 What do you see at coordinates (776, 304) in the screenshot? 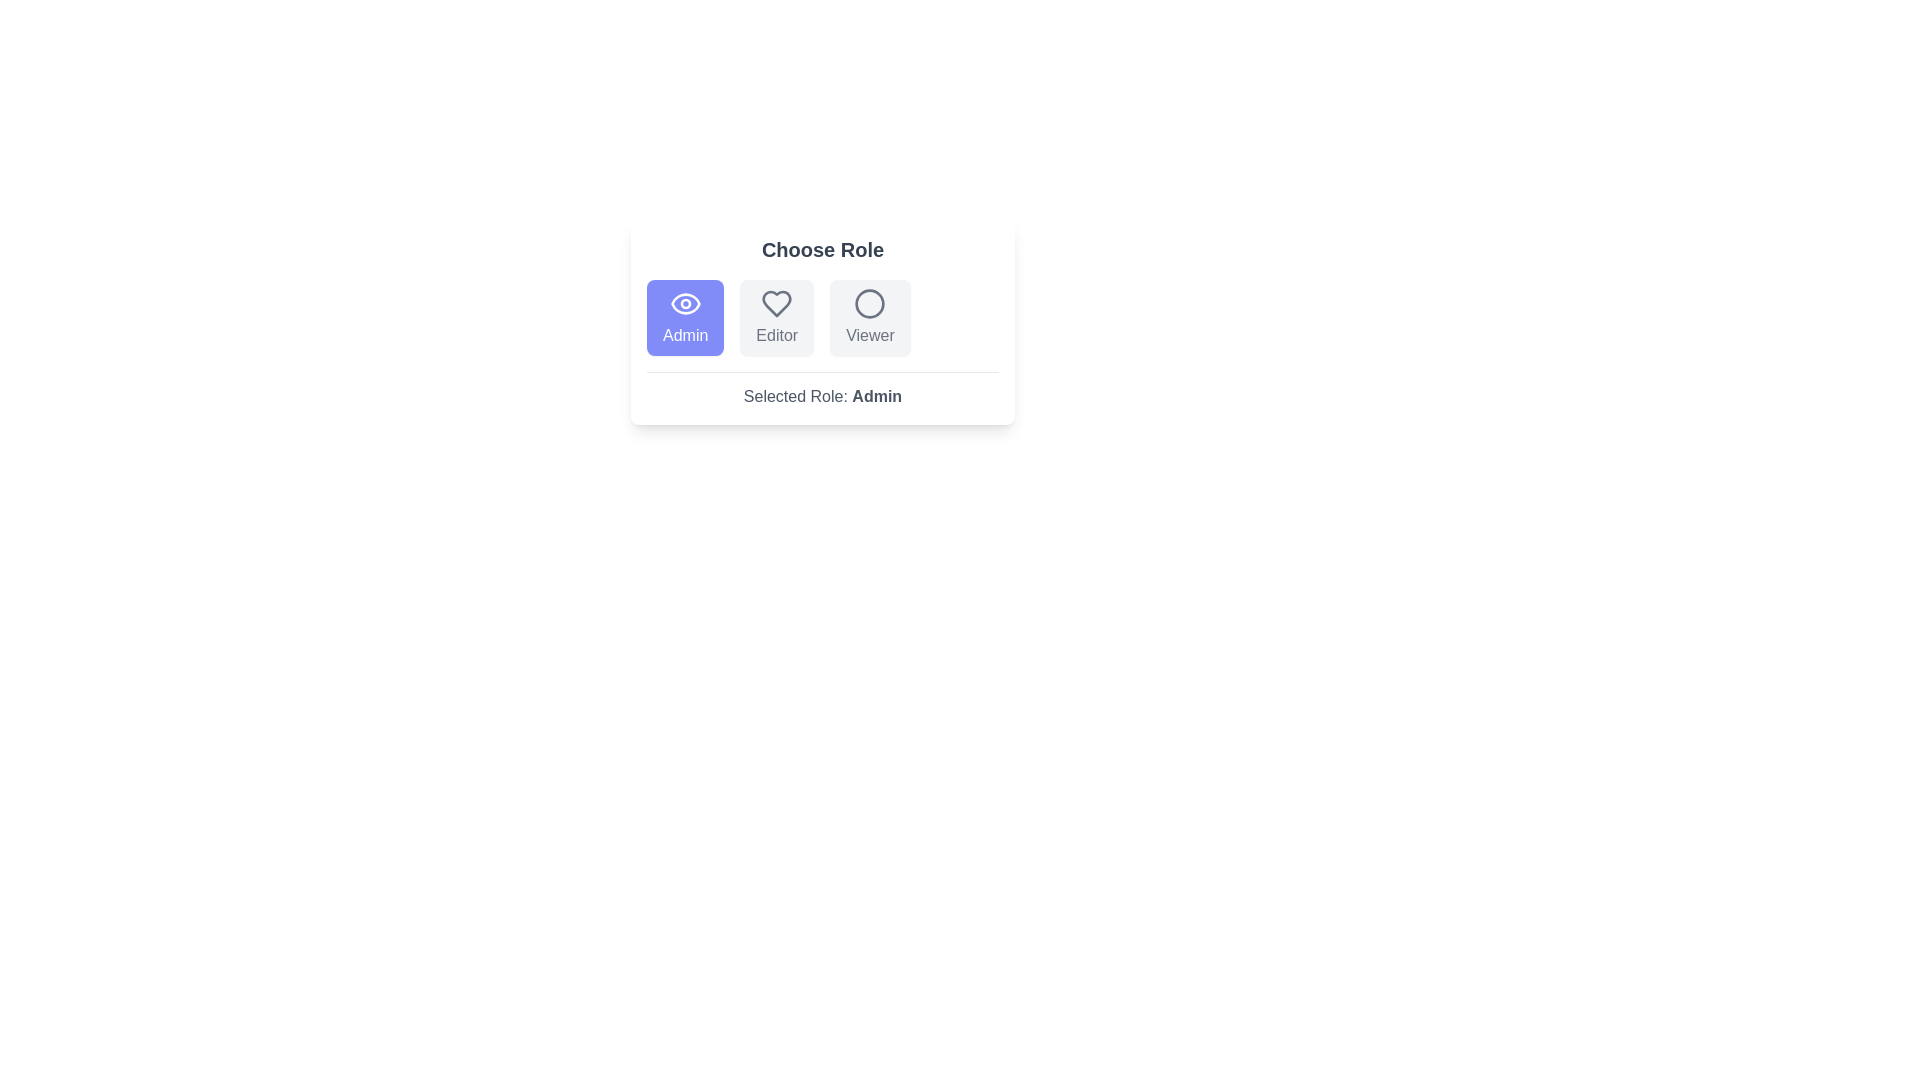
I see `the heart-shaped icon within the 'Editor' button` at bounding box center [776, 304].